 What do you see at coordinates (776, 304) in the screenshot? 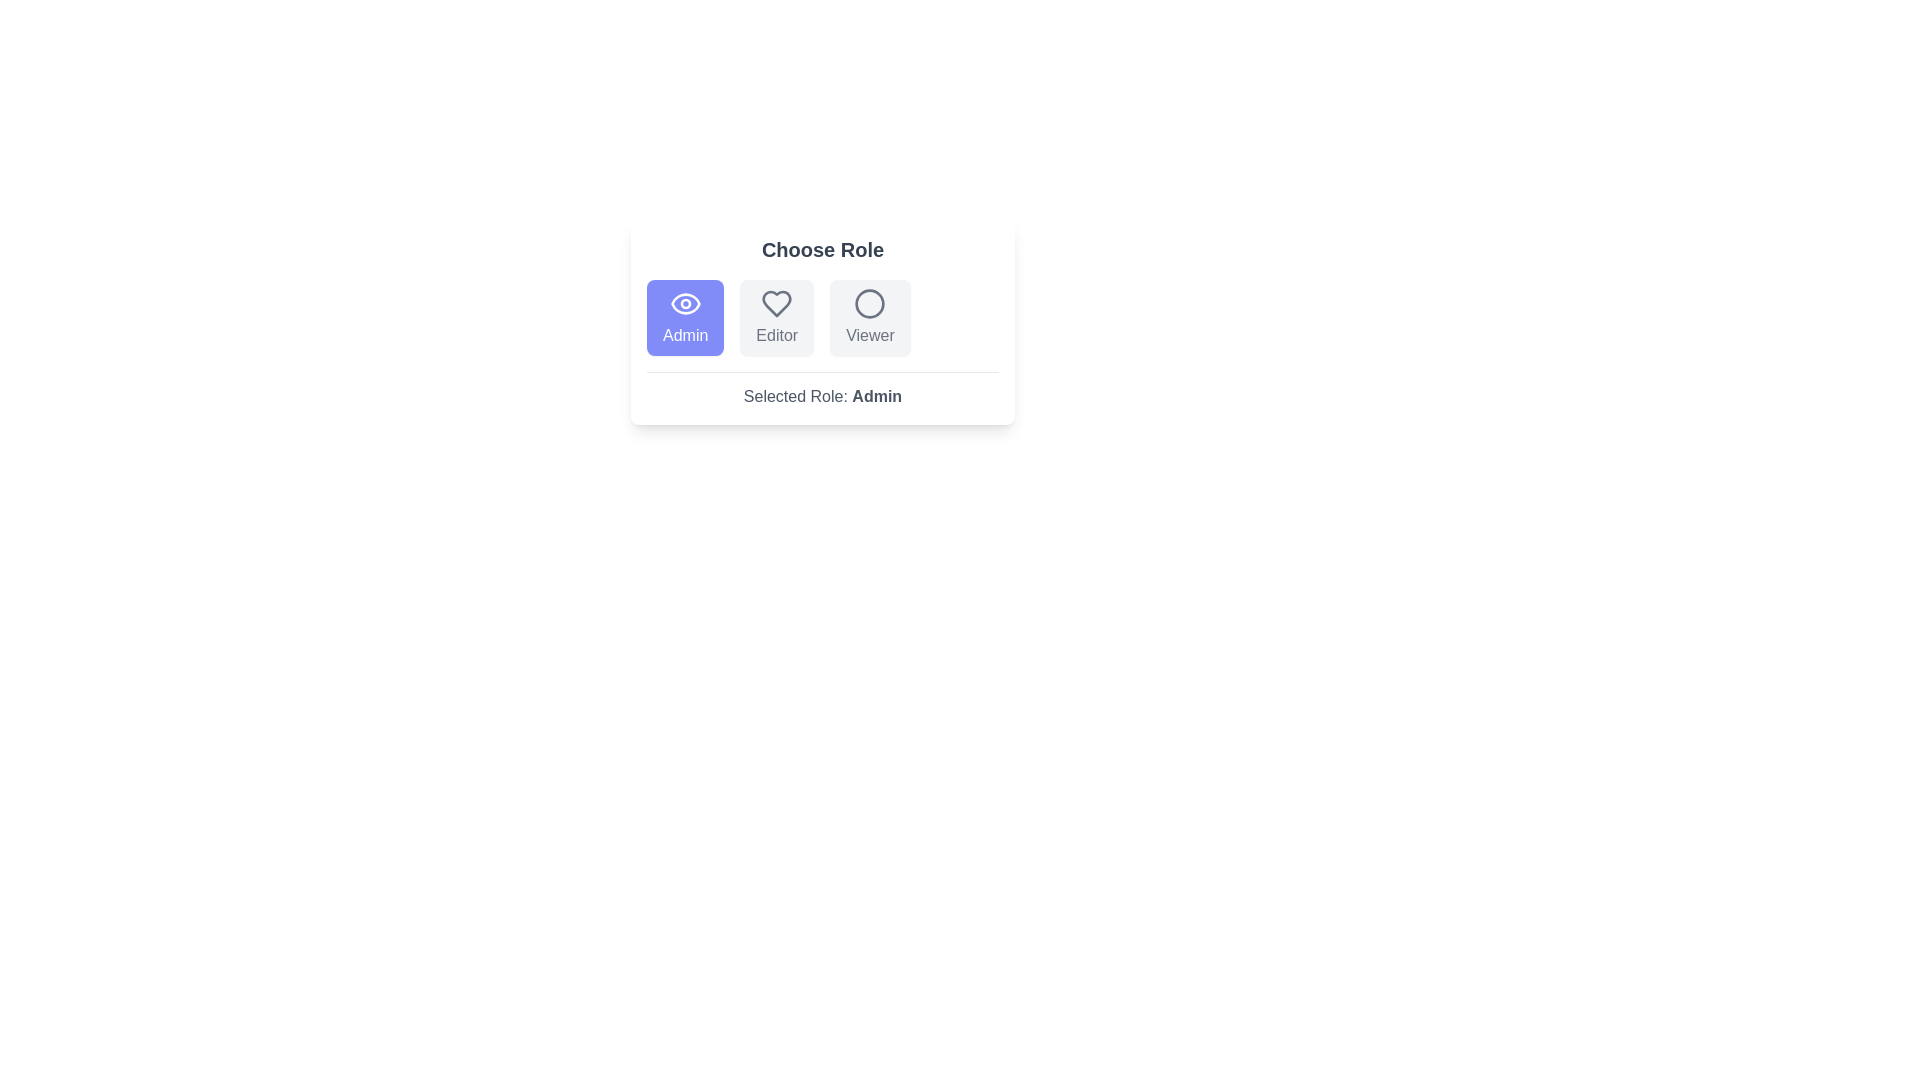
I see `the heart-shaped icon within the 'Editor' button` at bounding box center [776, 304].